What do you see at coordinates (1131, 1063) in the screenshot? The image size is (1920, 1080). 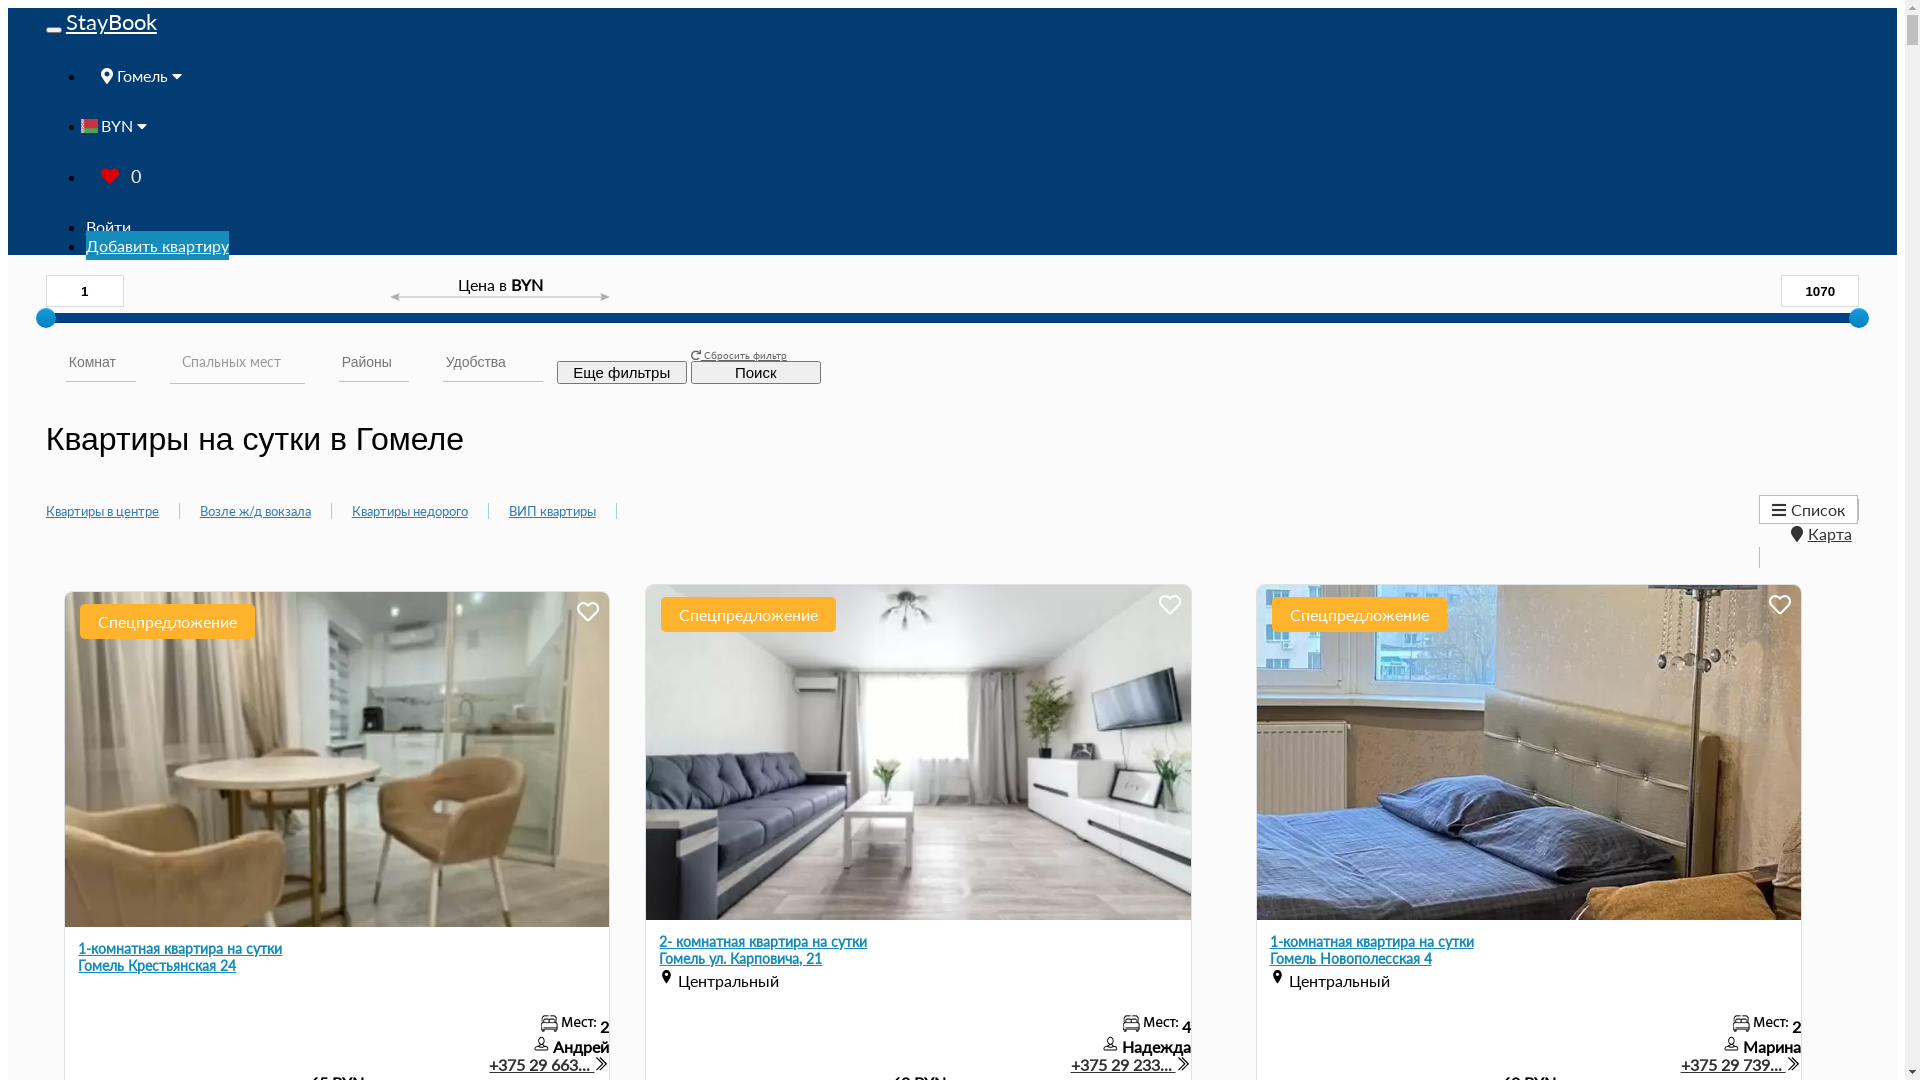 I see `'+375 29 233...'` at bounding box center [1131, 1063].